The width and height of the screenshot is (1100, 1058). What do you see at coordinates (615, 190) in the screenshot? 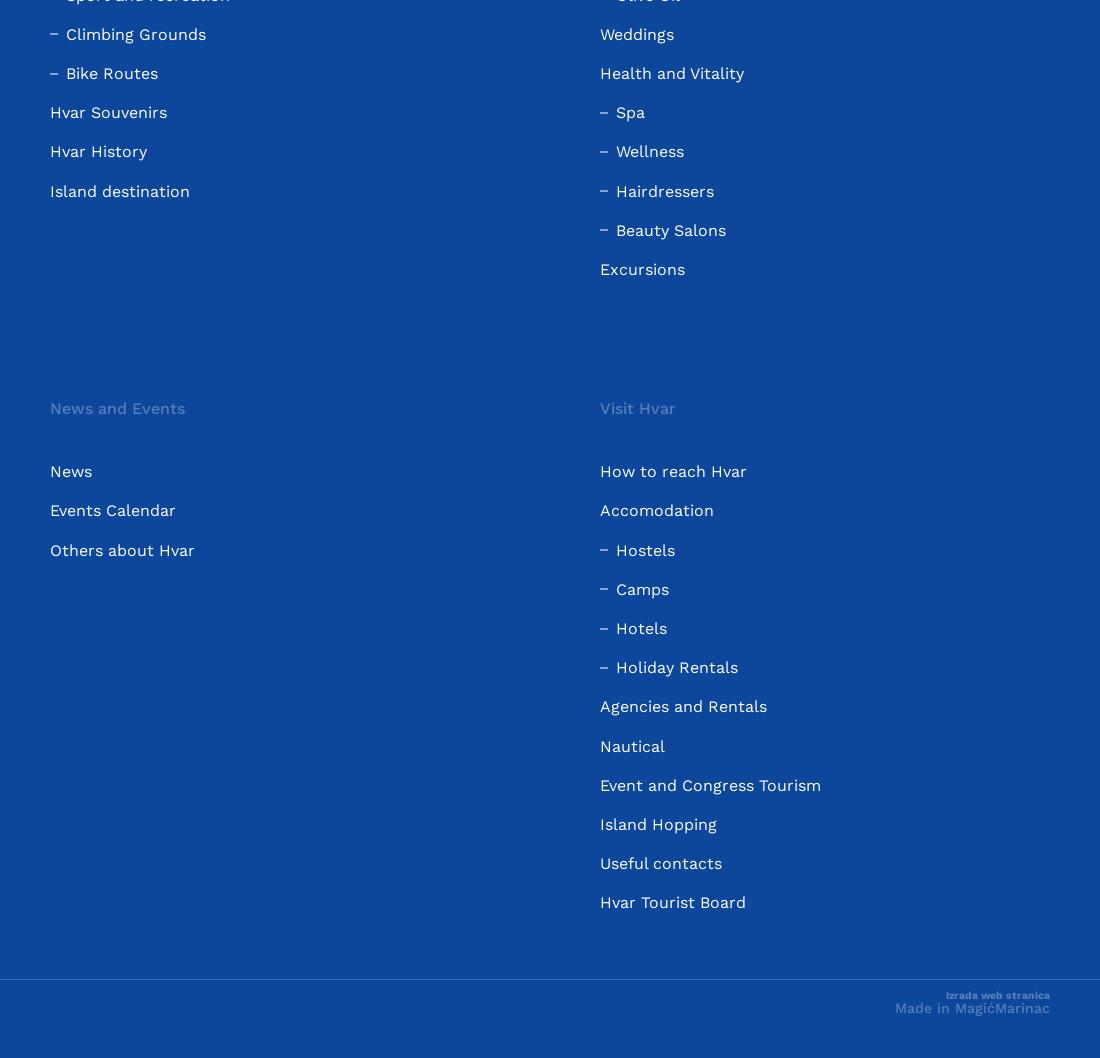
I see `'Hairdressers'` at bounding box center [615, 190].